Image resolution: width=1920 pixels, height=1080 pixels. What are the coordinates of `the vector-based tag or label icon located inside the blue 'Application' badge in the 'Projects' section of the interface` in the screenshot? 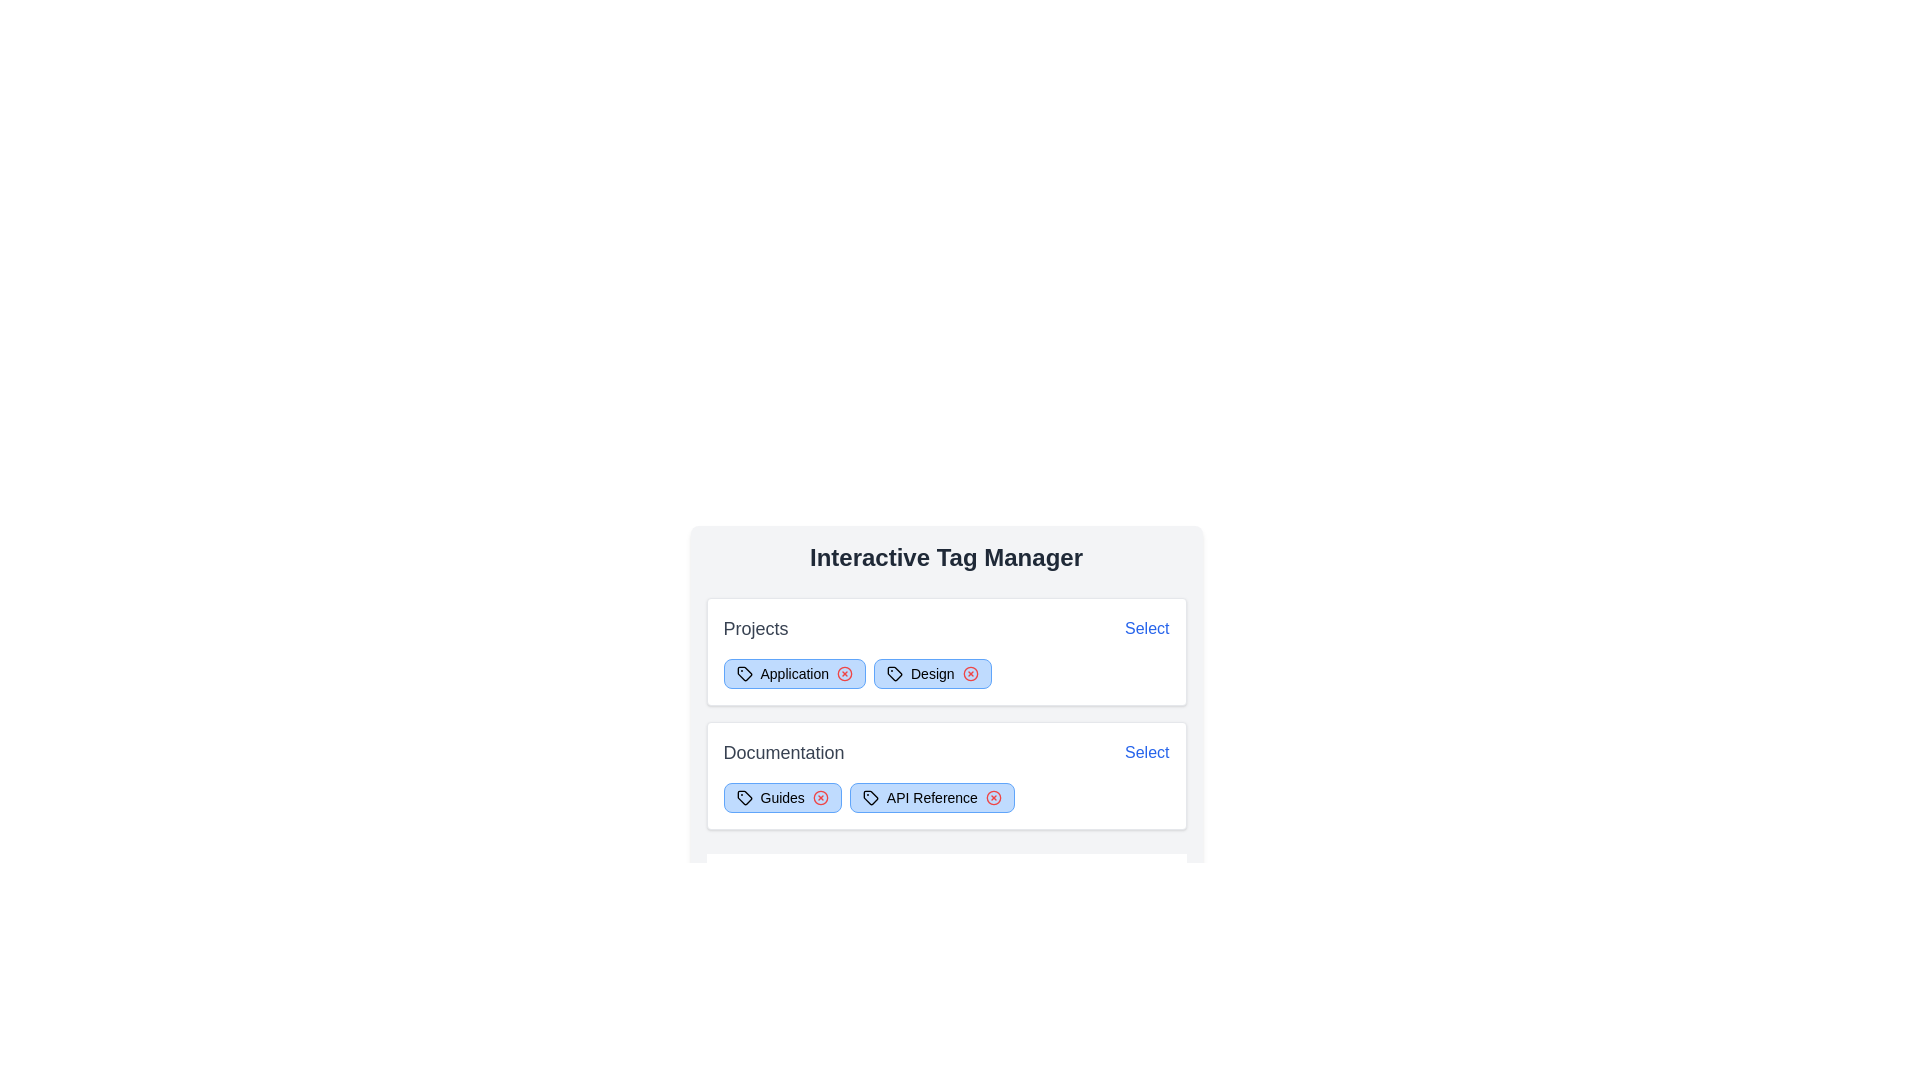 It's located at (743, 674).